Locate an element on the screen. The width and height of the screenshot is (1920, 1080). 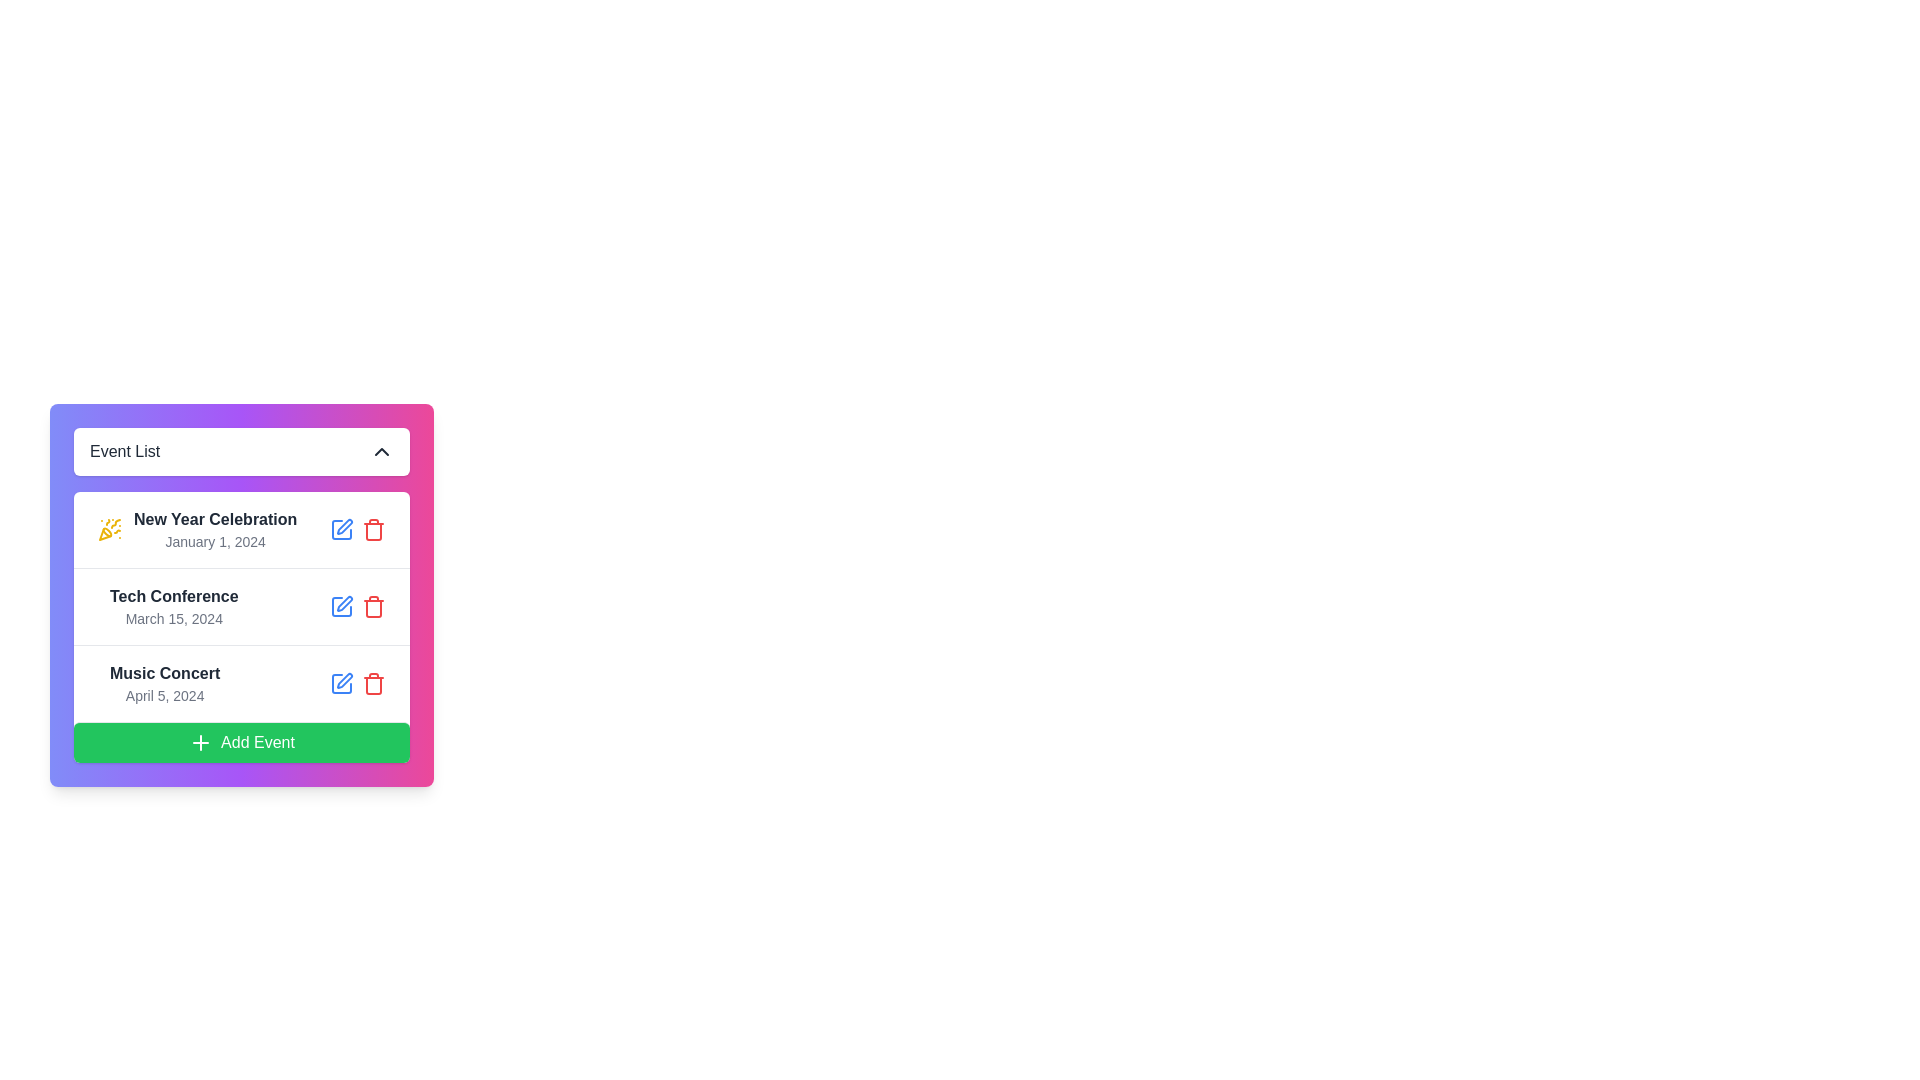
the second item in the 'Event List', which displays details of the 'Tech Conference' is located at coordinates (240, 605).